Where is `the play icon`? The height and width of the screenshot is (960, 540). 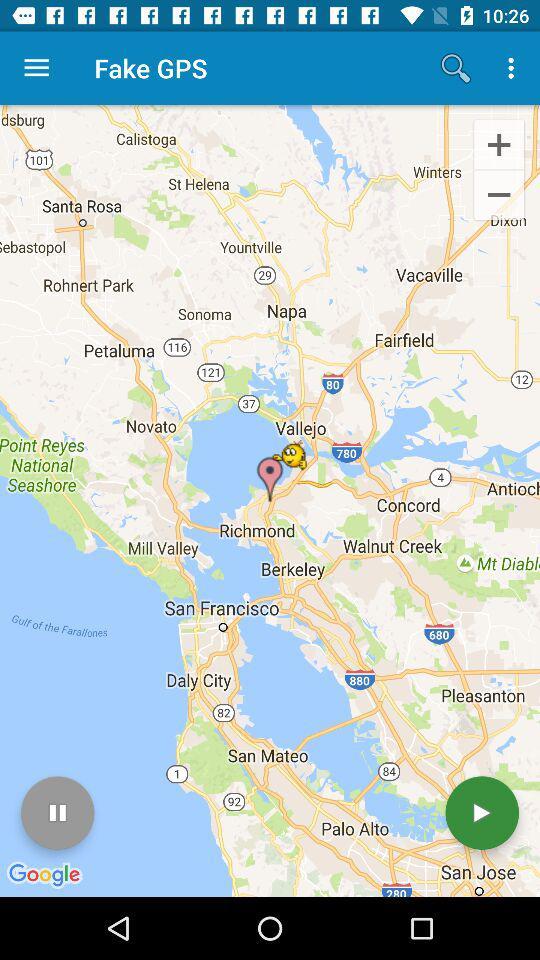
the play icon is located at coordinates (481, 813).